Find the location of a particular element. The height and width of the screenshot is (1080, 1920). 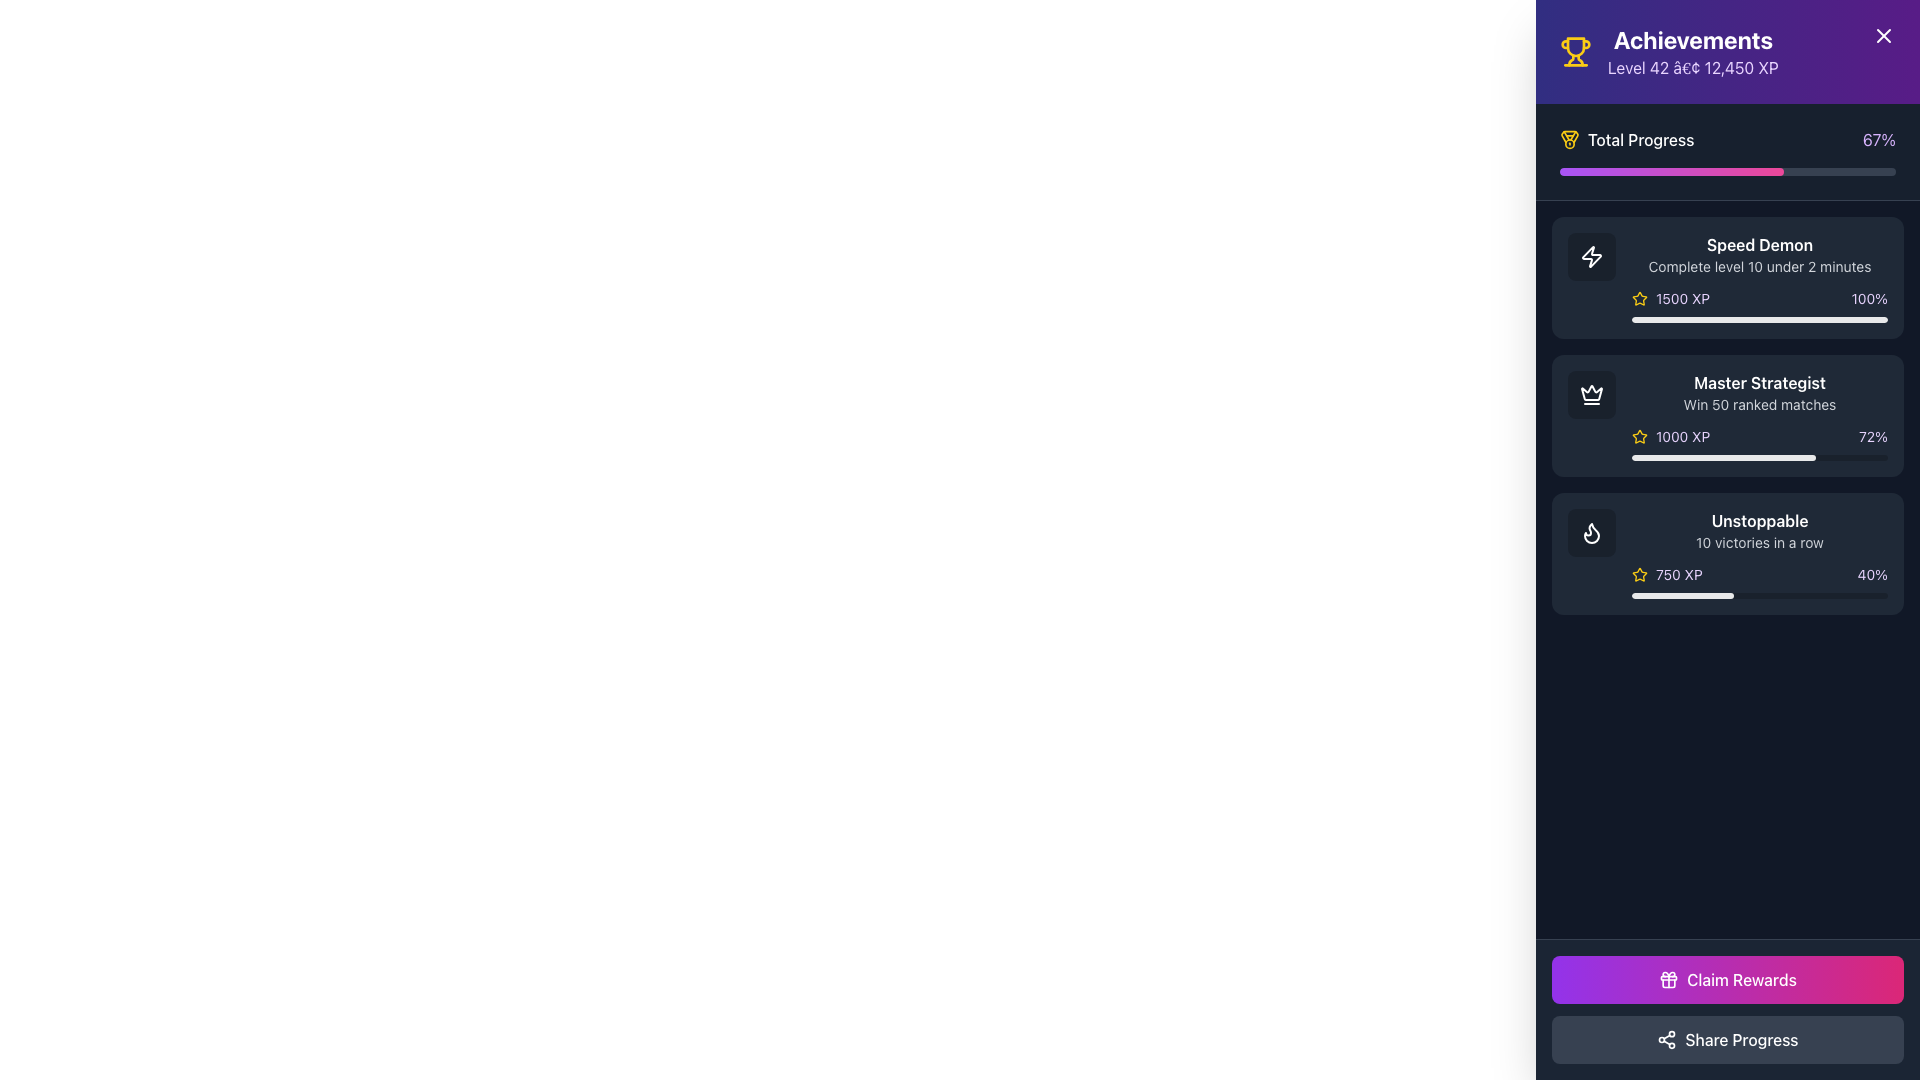

'Achievements' text label, which is displayed in bold and large sans-serif font, in white over a solid purple background, located at the top center of the interface is located at coordinates (1692, 39).